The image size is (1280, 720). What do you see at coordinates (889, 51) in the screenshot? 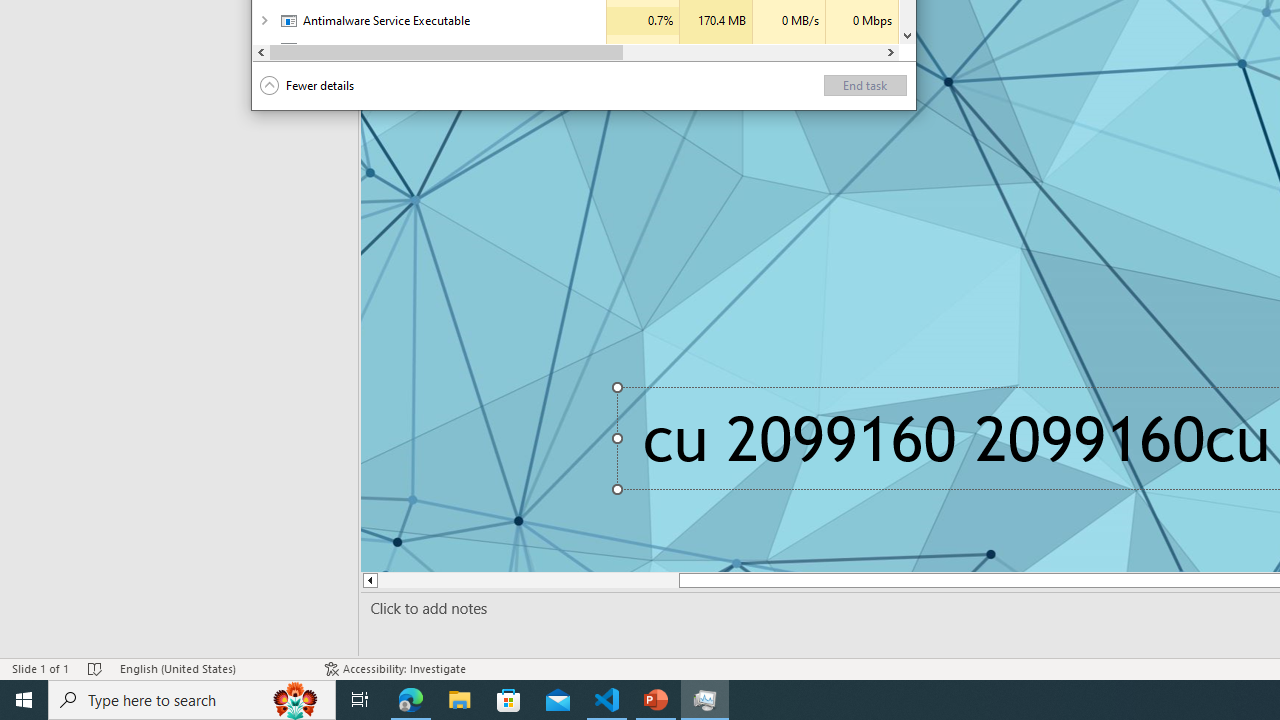
I see `'Column right'` at bounding box center [889, 51].